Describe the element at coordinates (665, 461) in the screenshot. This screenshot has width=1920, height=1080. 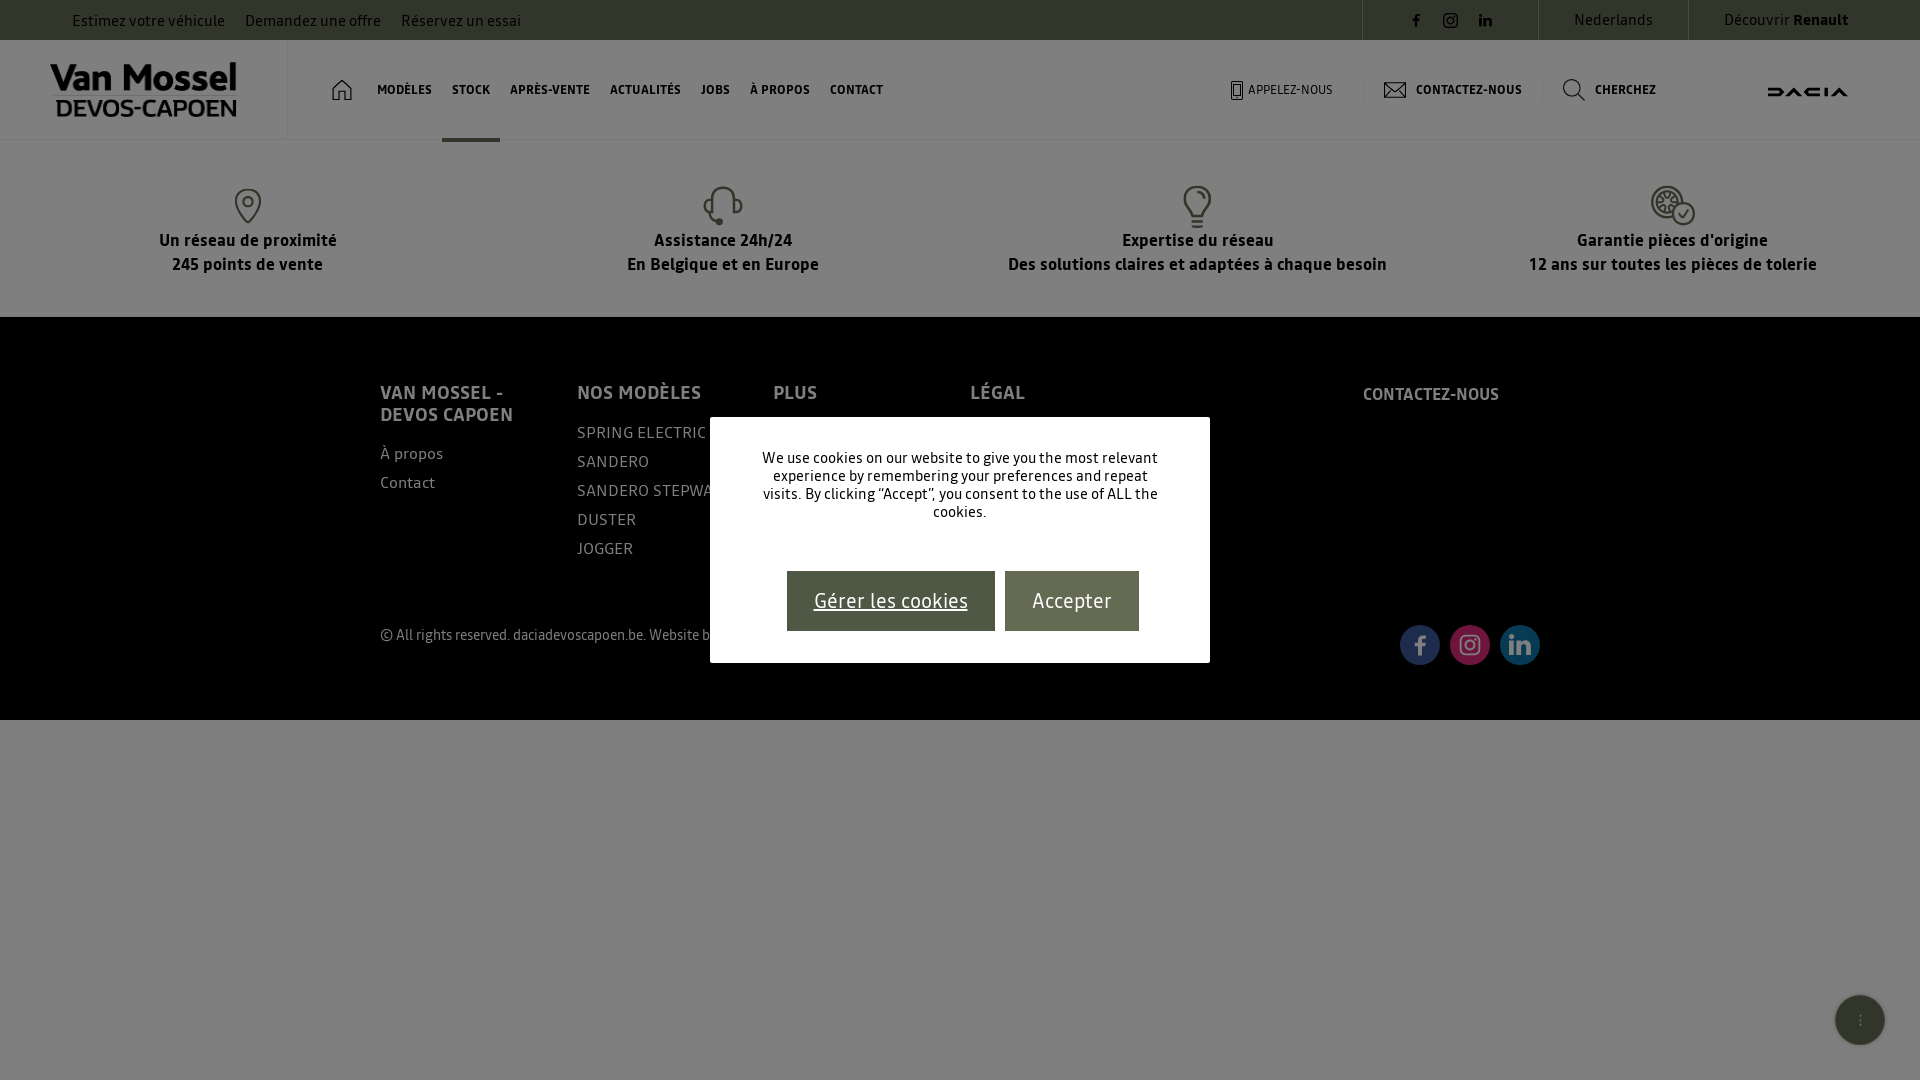
I see `'SANDERO'` at that location.